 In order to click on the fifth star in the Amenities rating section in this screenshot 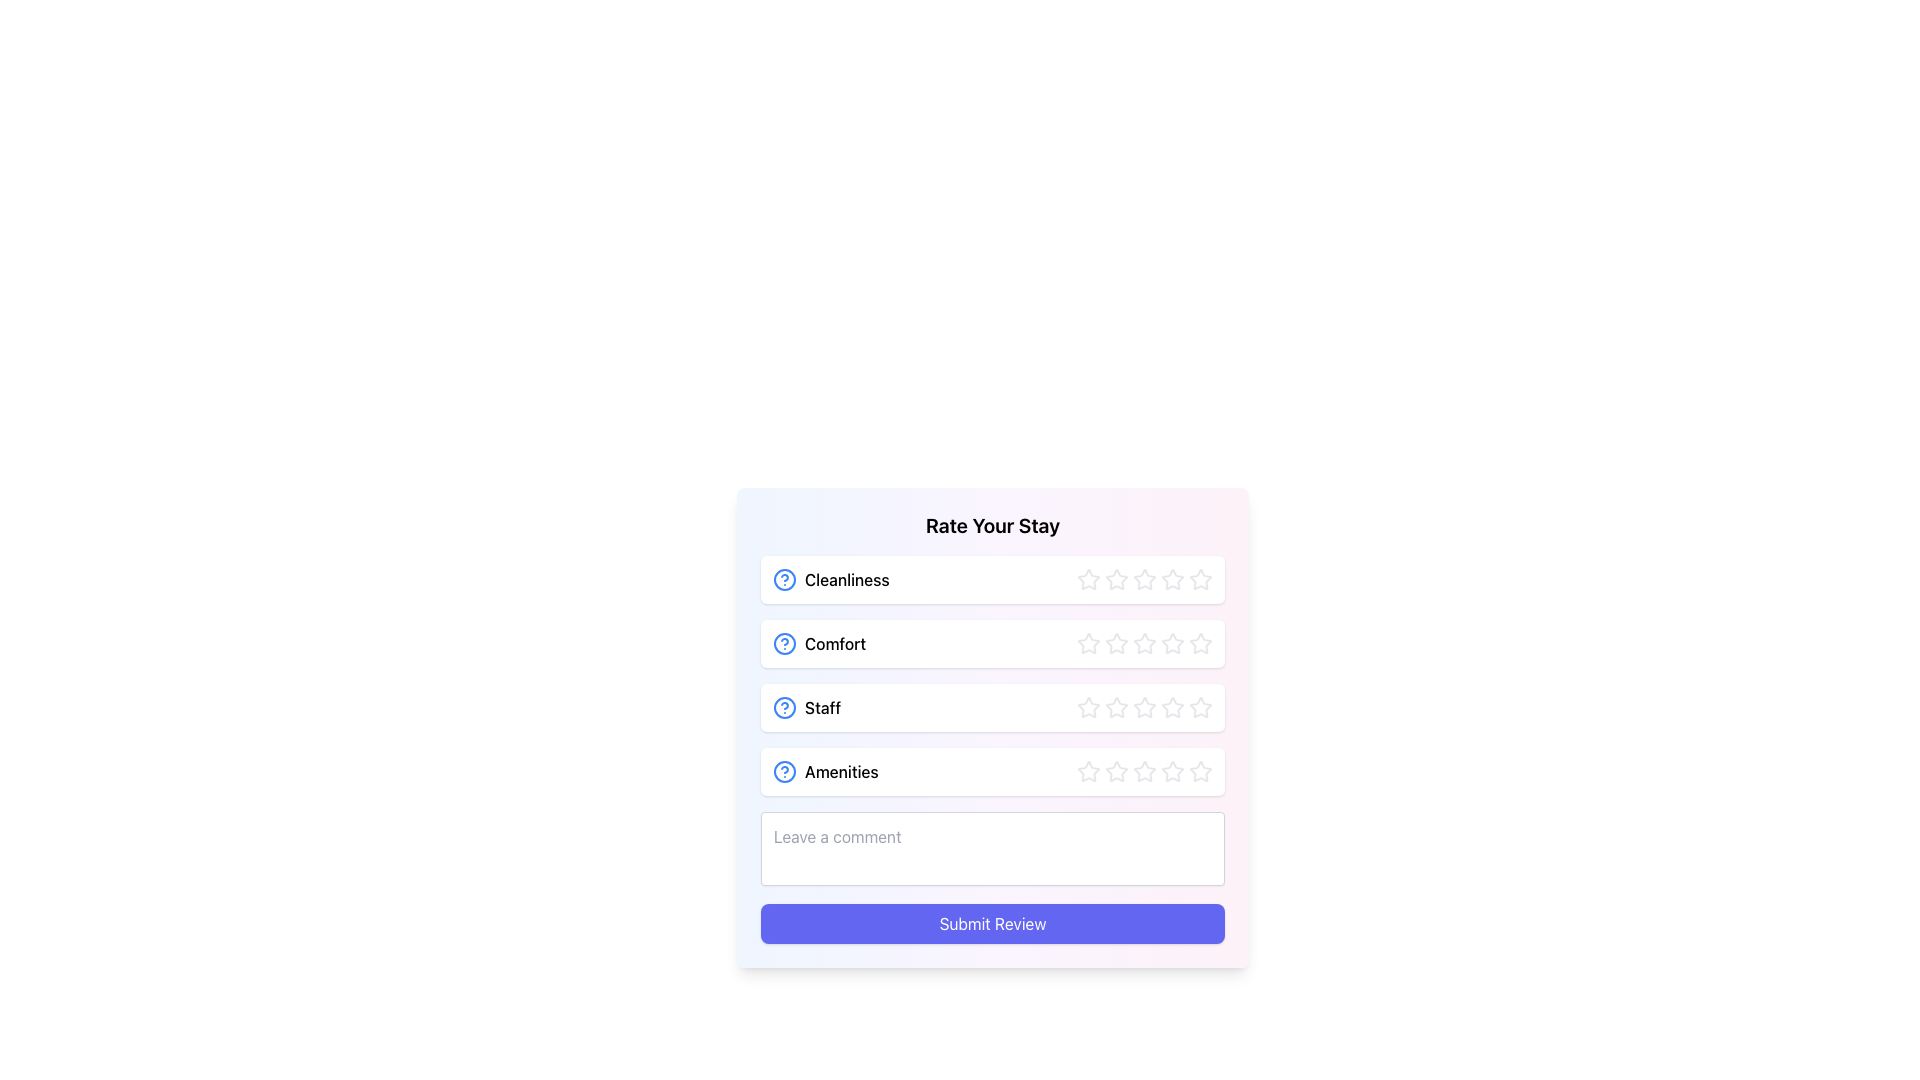, I will do `click(1200, 770)`.